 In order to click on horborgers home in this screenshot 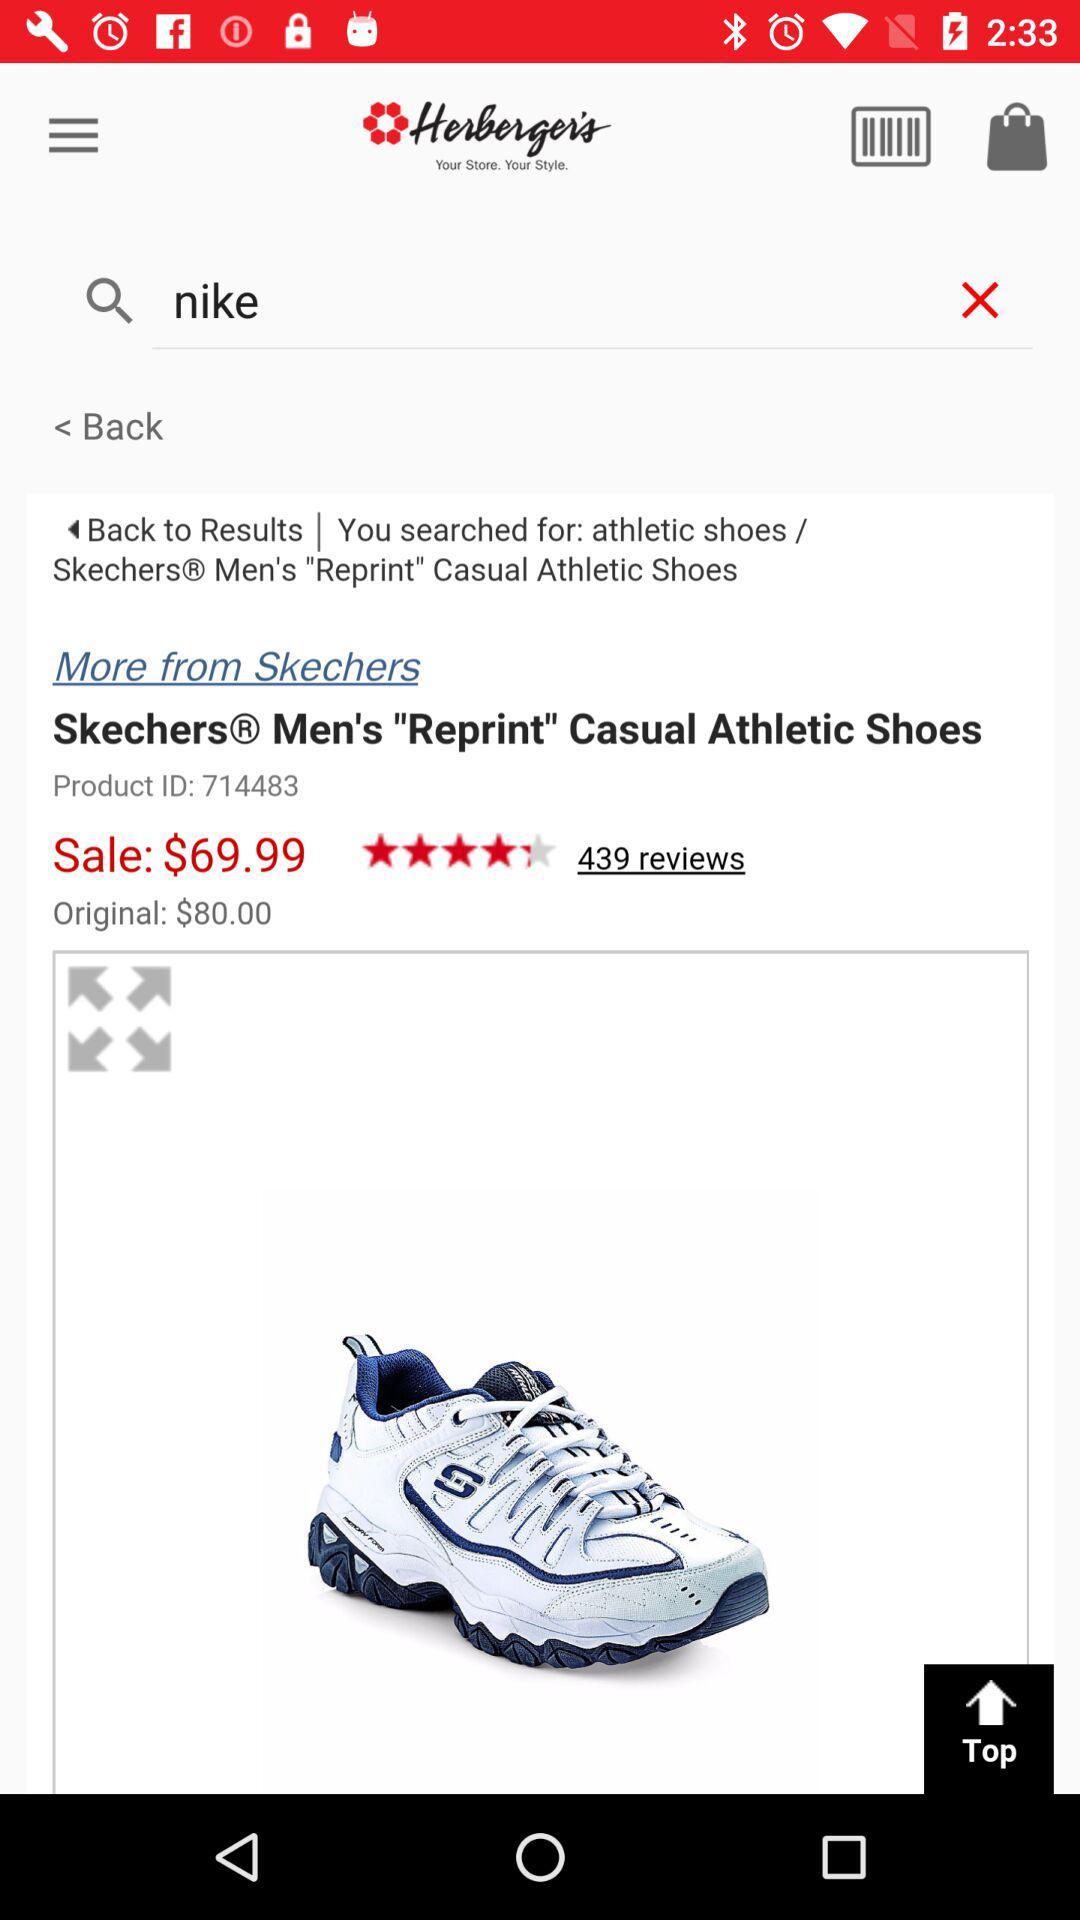, I will do `click(487, 135)`.